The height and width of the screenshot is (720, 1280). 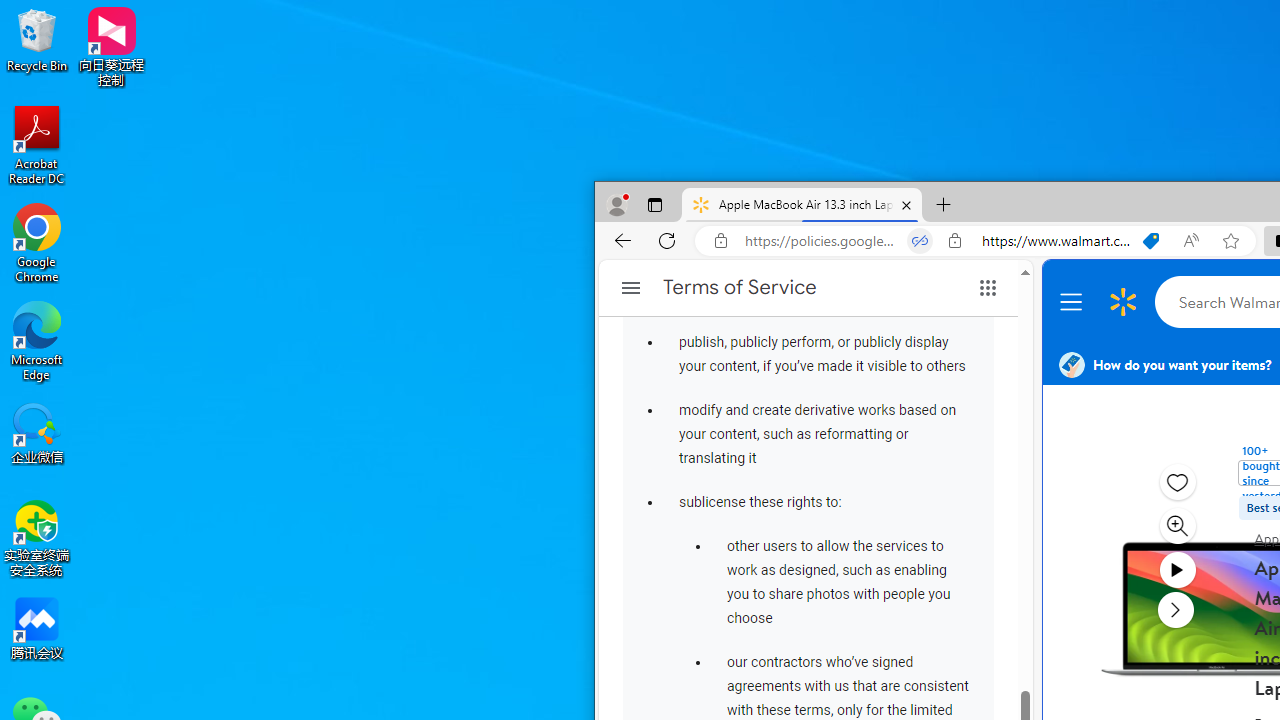 I want to click on 'Google Chrome', so click(x=37, y=242).